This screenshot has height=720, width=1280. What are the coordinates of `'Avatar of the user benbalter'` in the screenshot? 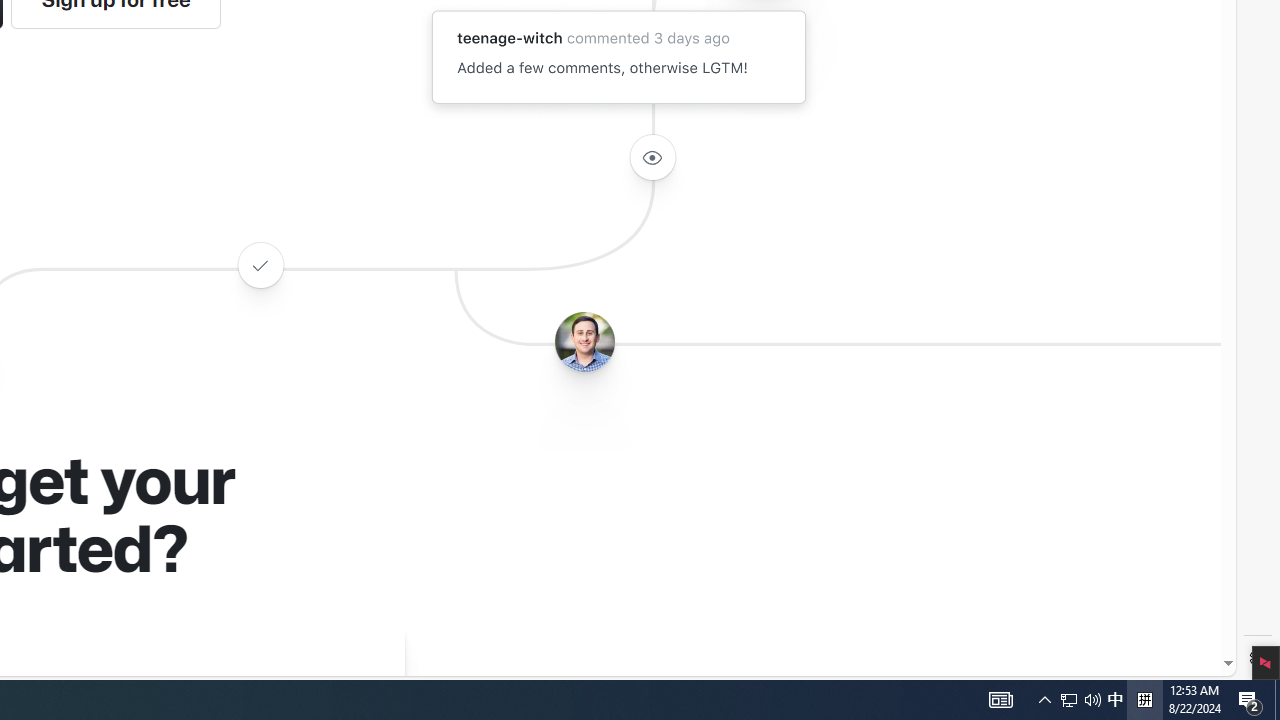 It's located at (583, 341).